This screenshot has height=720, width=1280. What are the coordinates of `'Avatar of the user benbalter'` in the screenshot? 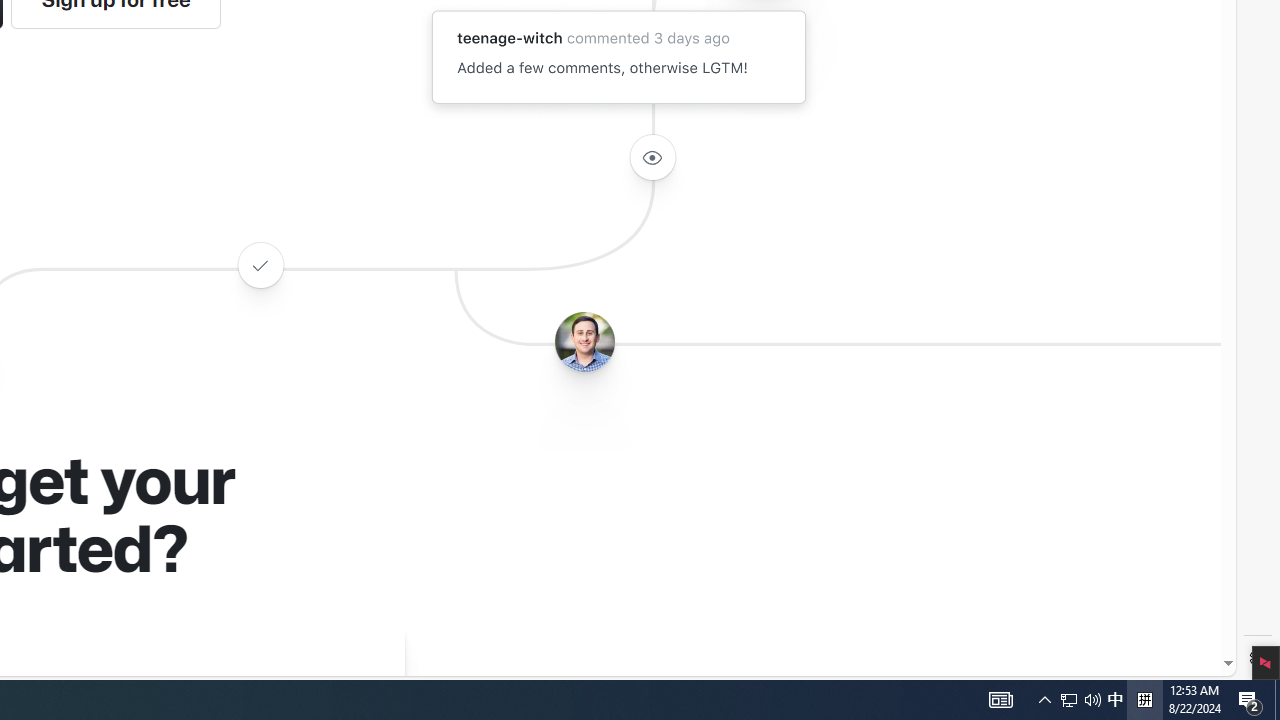 It's located at (583, 341).